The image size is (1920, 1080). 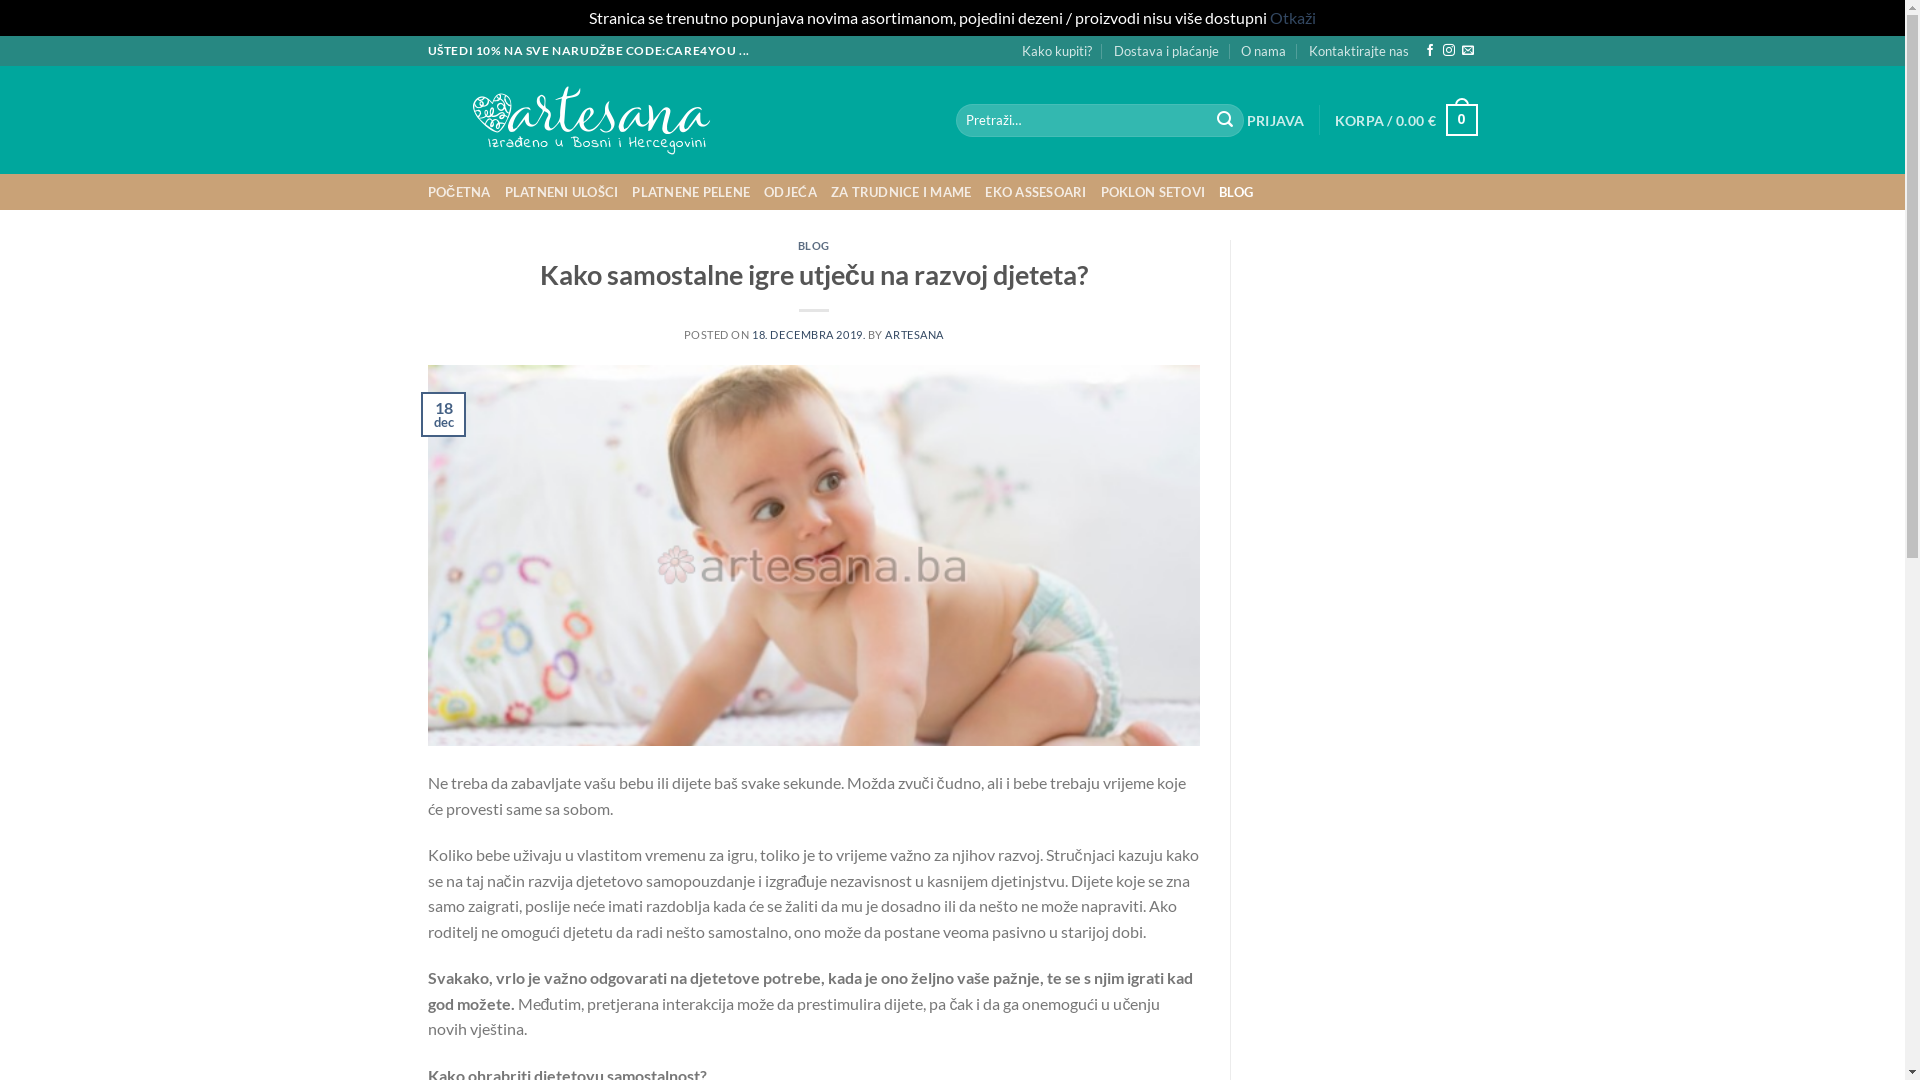 I want to click on 'BLOG', so click(x=1235, y=192).